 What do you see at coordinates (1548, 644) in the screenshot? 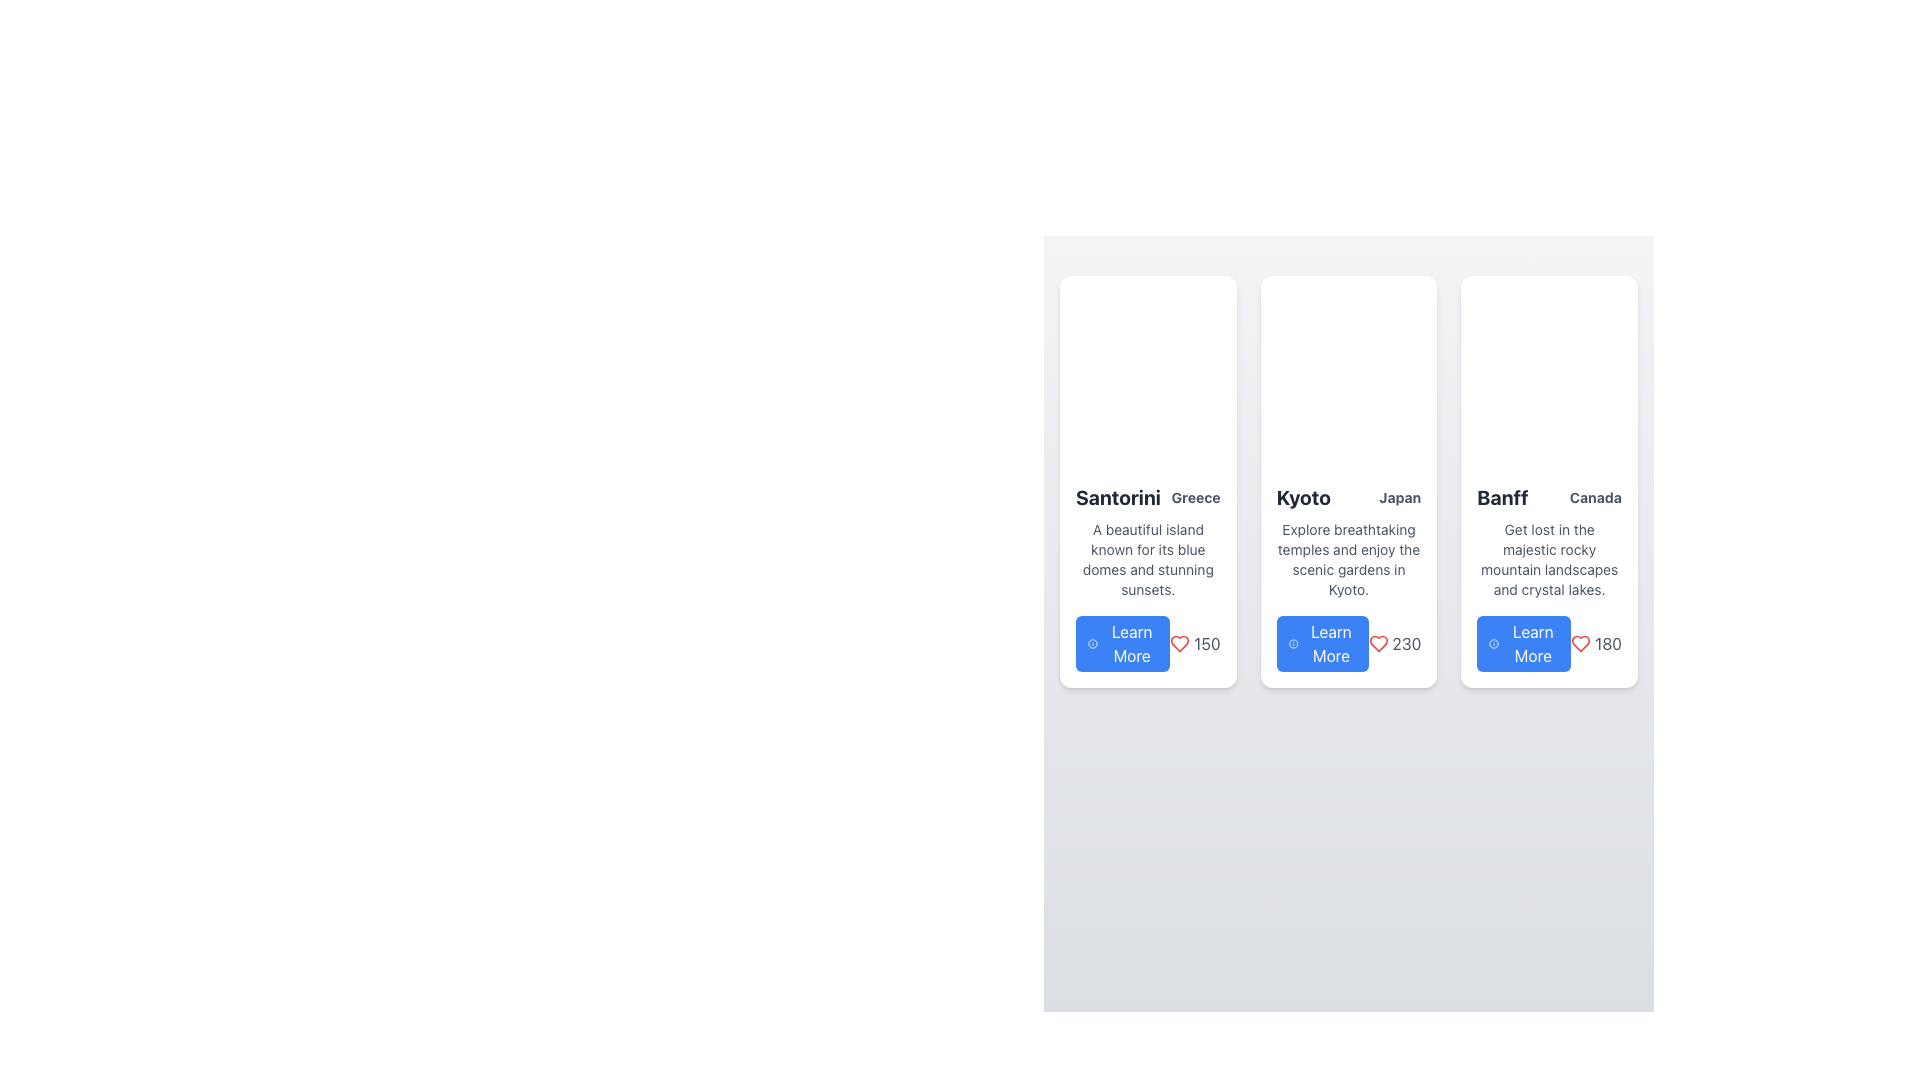
I see `the blue 'Learn More' button located in the bottom-right corner of the 'Banff' card` at bounding box center [1548, 644].